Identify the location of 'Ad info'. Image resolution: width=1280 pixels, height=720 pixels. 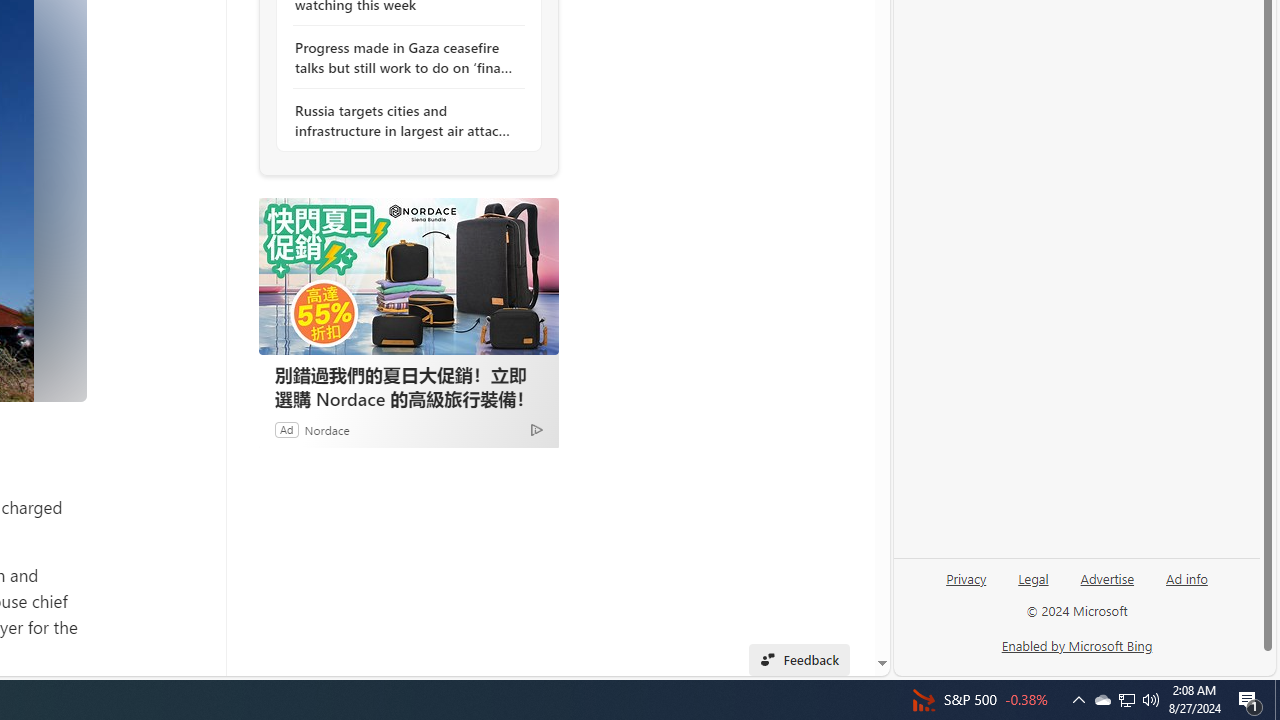
(1187, 577).